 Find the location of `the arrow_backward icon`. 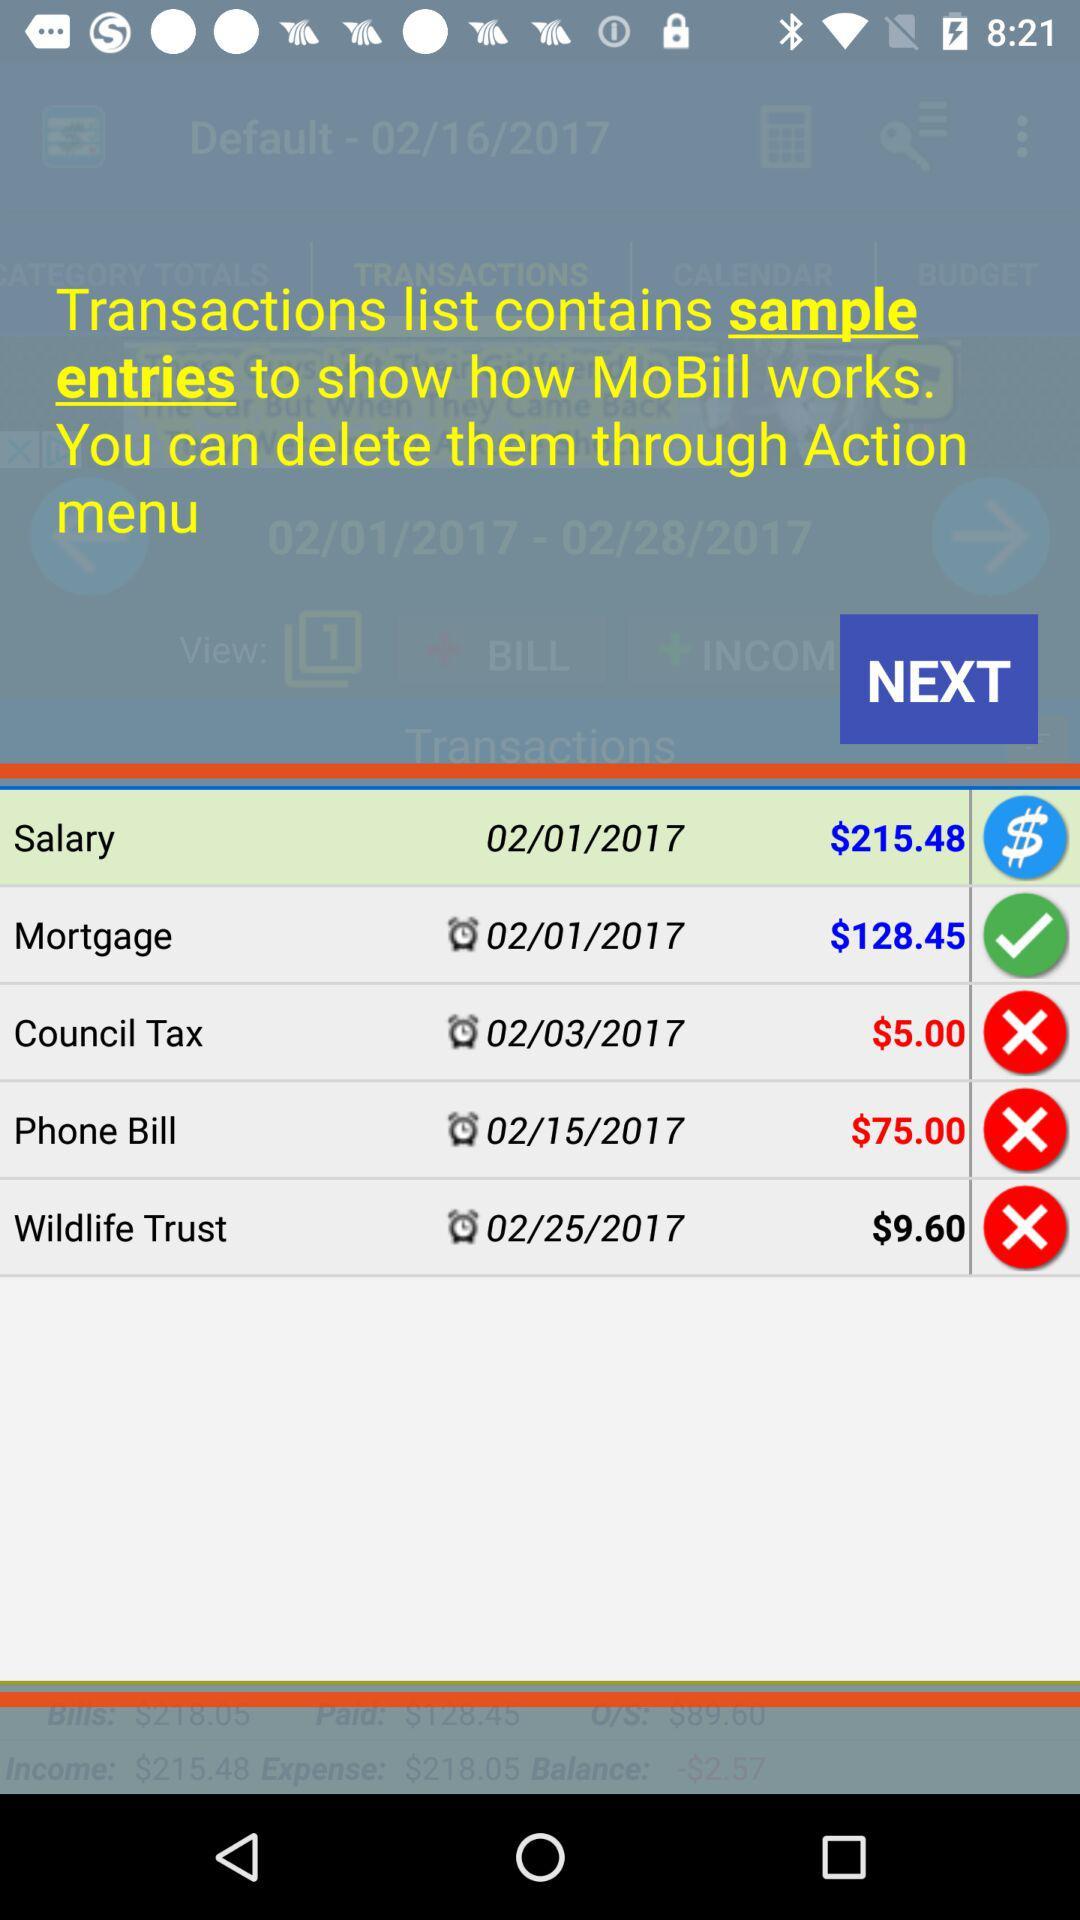

the arrow_backward icon is located at coordinates (88, 536).